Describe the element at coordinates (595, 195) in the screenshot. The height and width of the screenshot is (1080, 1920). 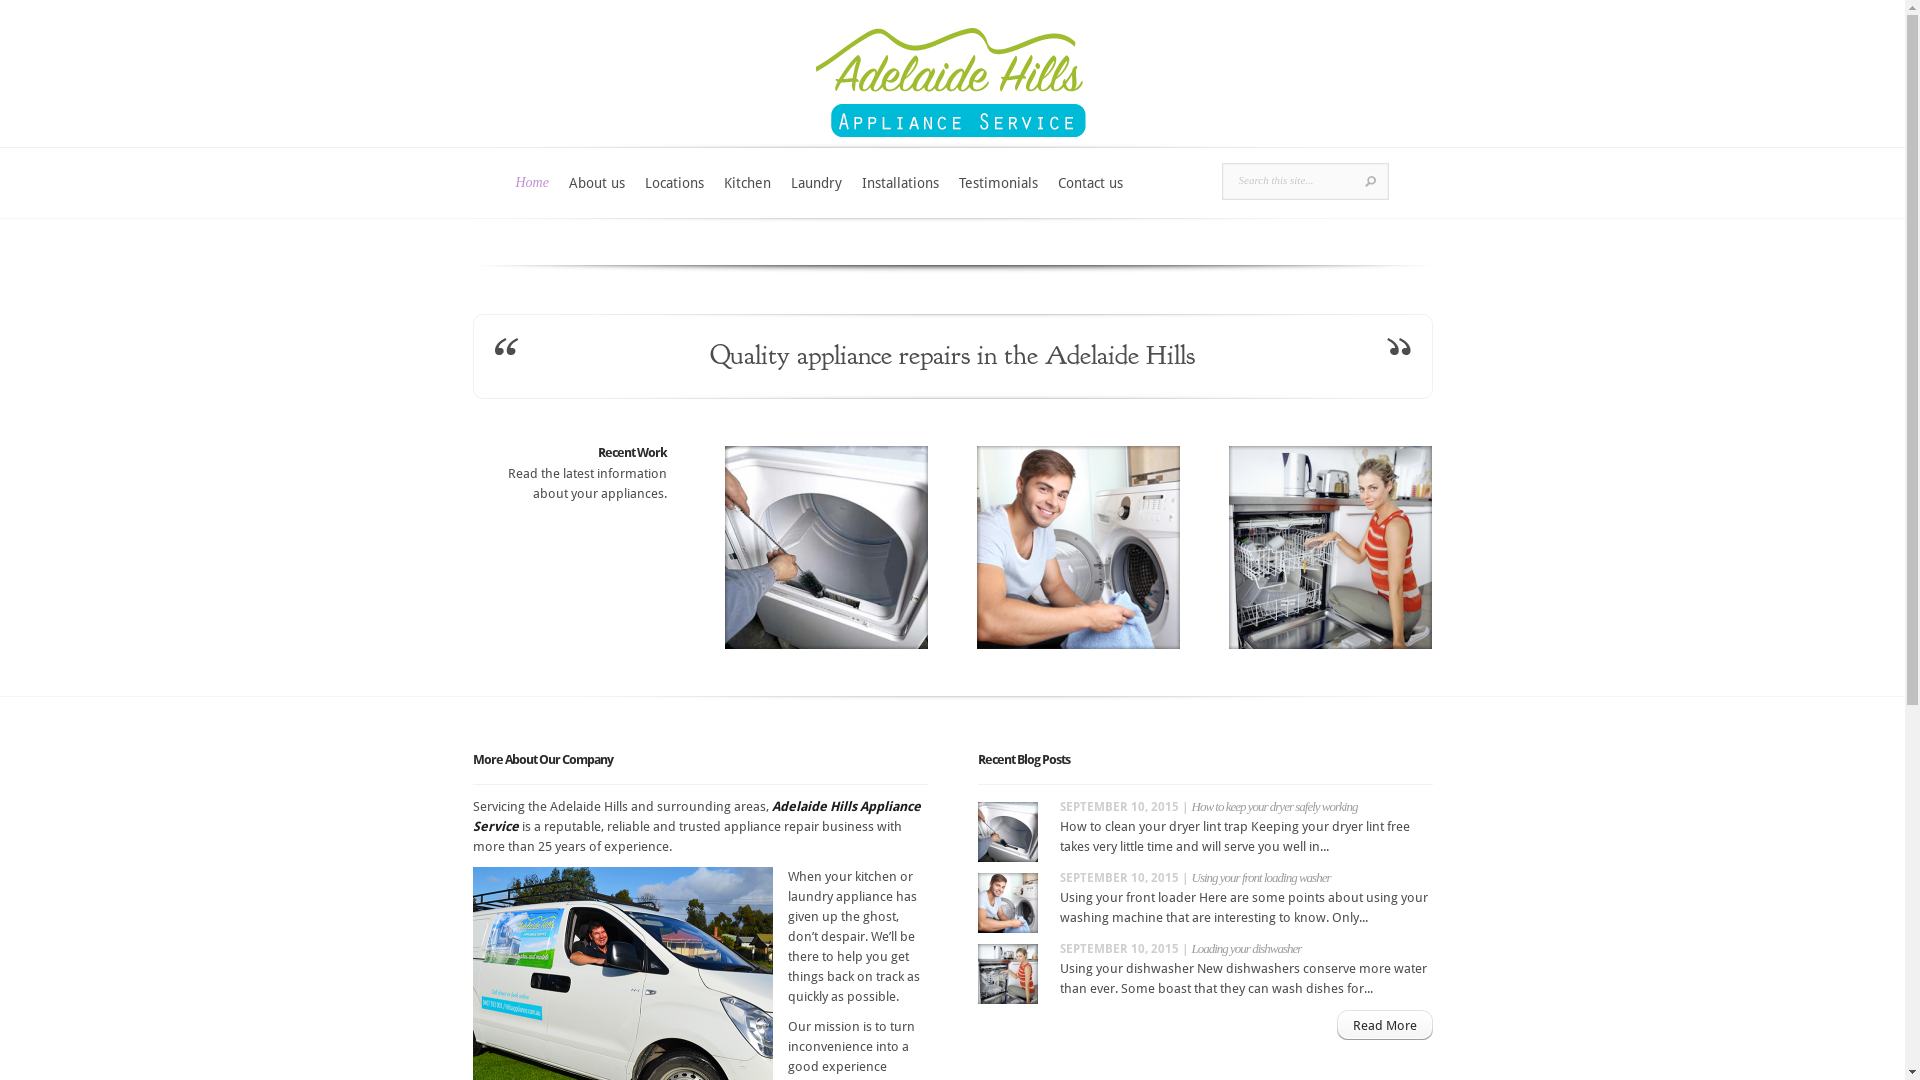
I see `'About us'` at that location.